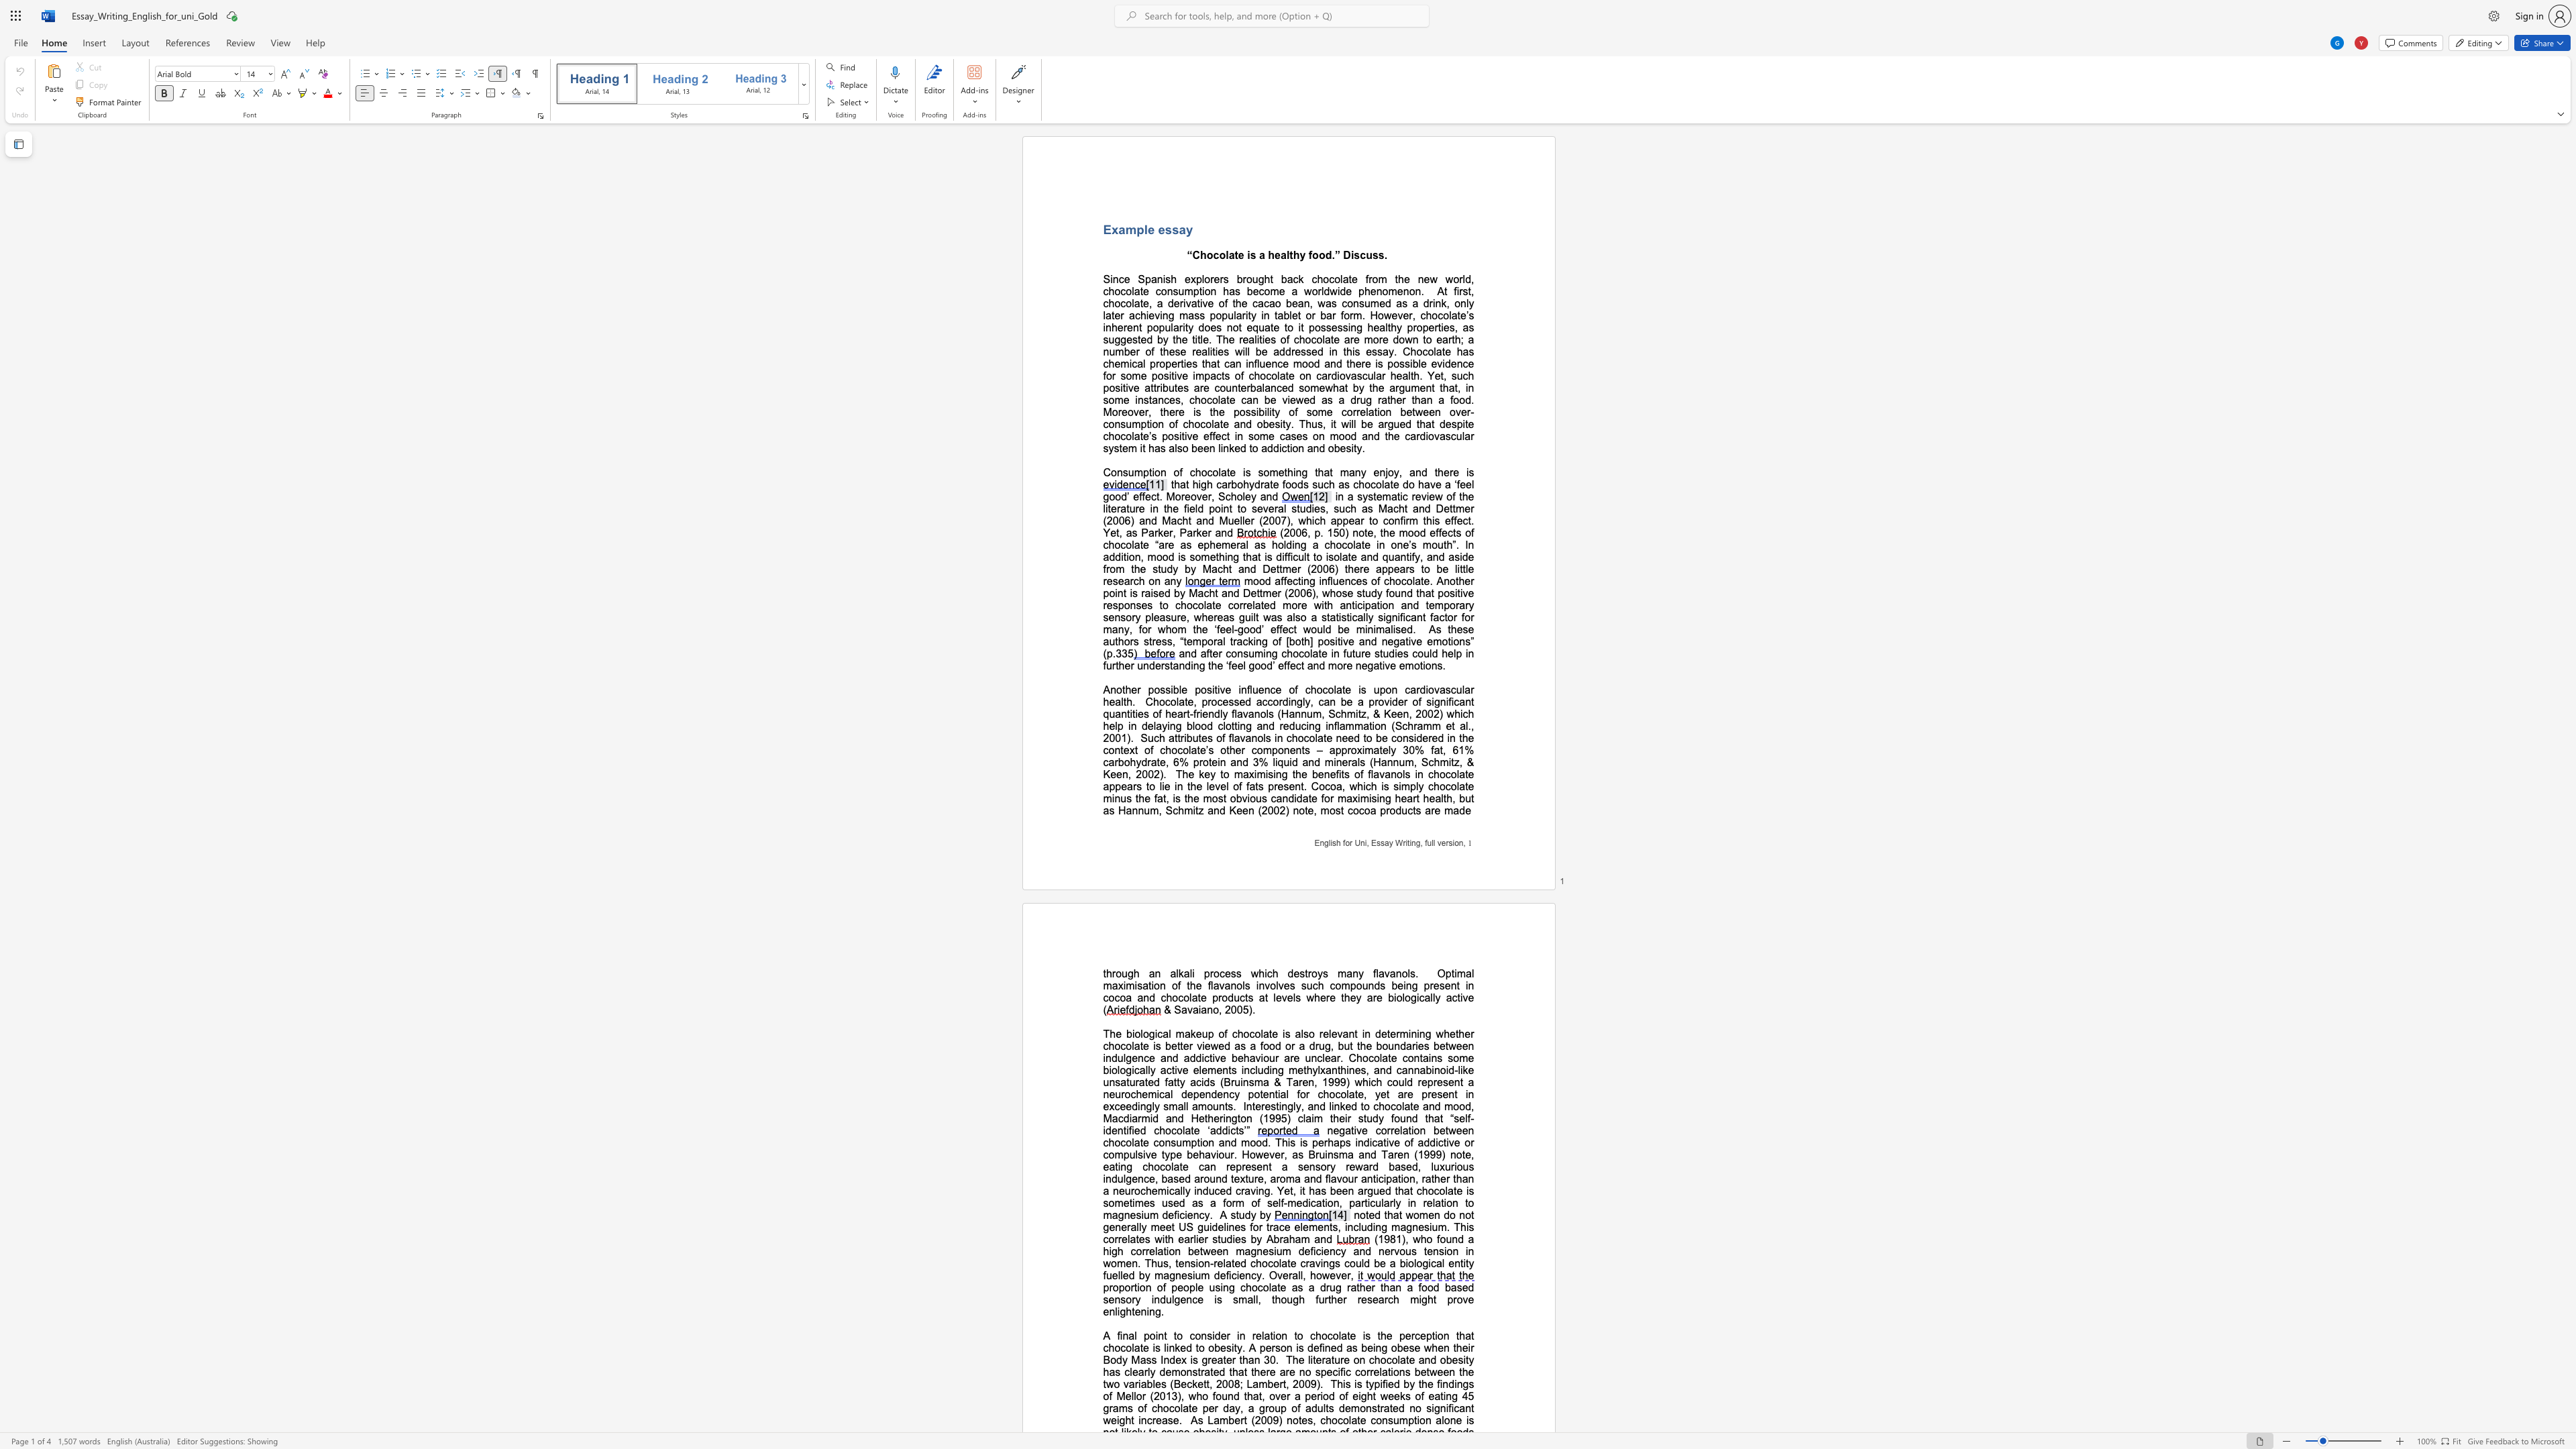 The height and width of the screenshot is (1449, 2576). I want to click on the subset text "of the flavanols involves such compounds being present in cocoa and chocolate" within the text "Optimal maximisation of the flavanols involves such compounds being present in cocoa and chocolate products at levels where they are biologically active (", so click(1171, 985).